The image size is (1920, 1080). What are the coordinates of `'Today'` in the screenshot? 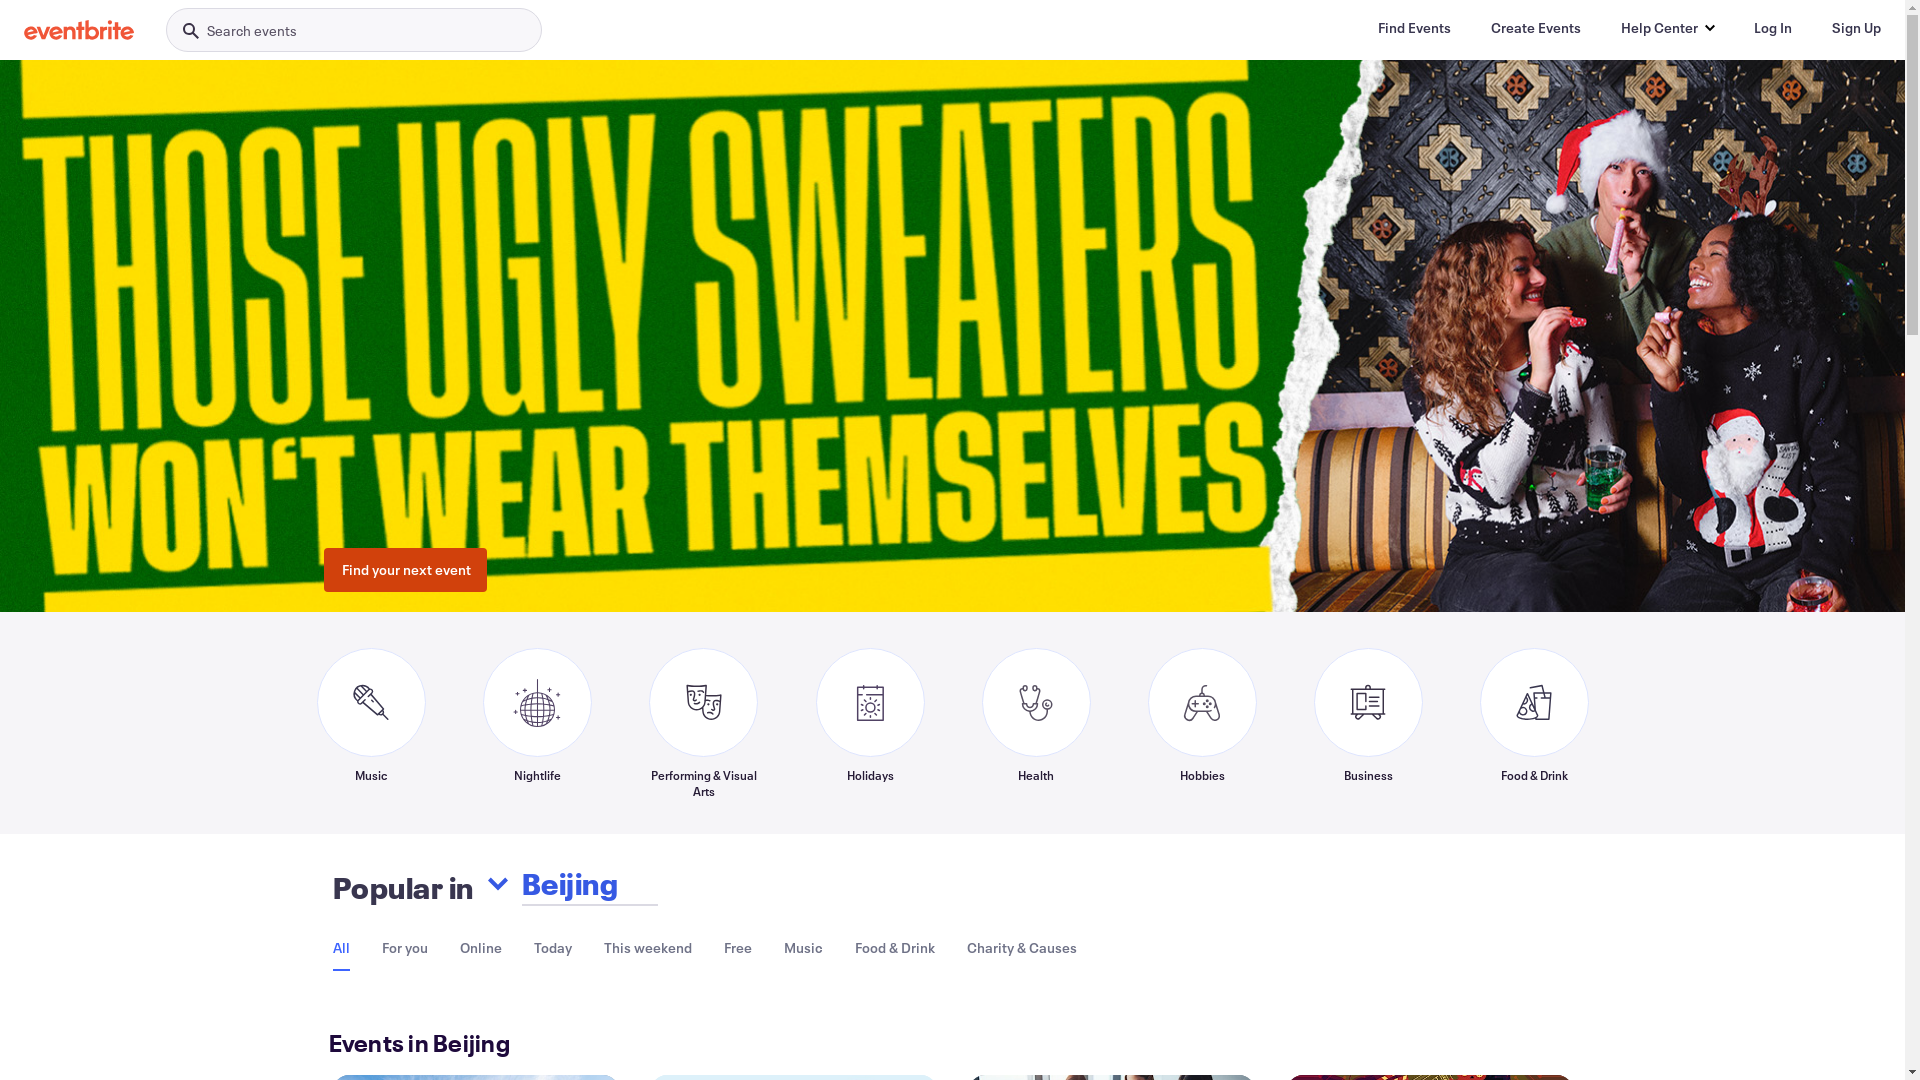 It's located at (533, 946).